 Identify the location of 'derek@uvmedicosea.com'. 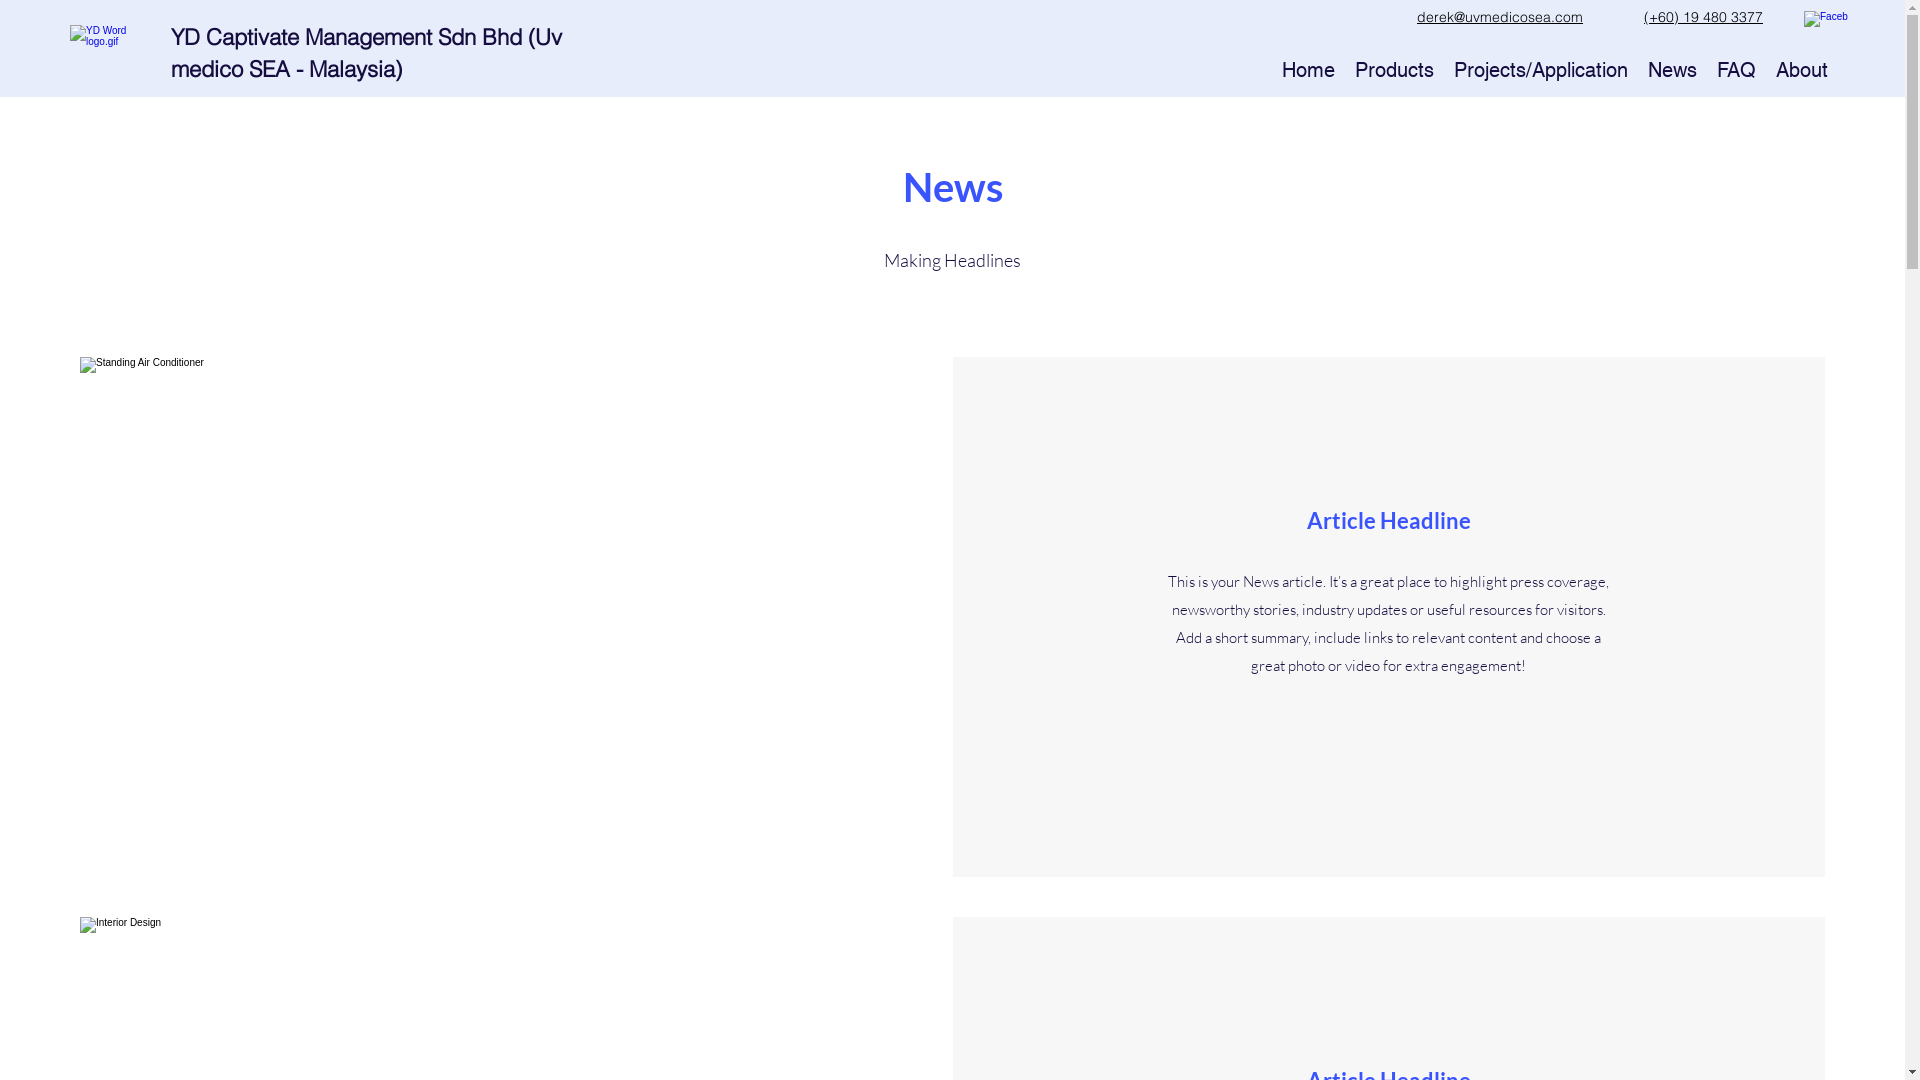
(1499, 16).